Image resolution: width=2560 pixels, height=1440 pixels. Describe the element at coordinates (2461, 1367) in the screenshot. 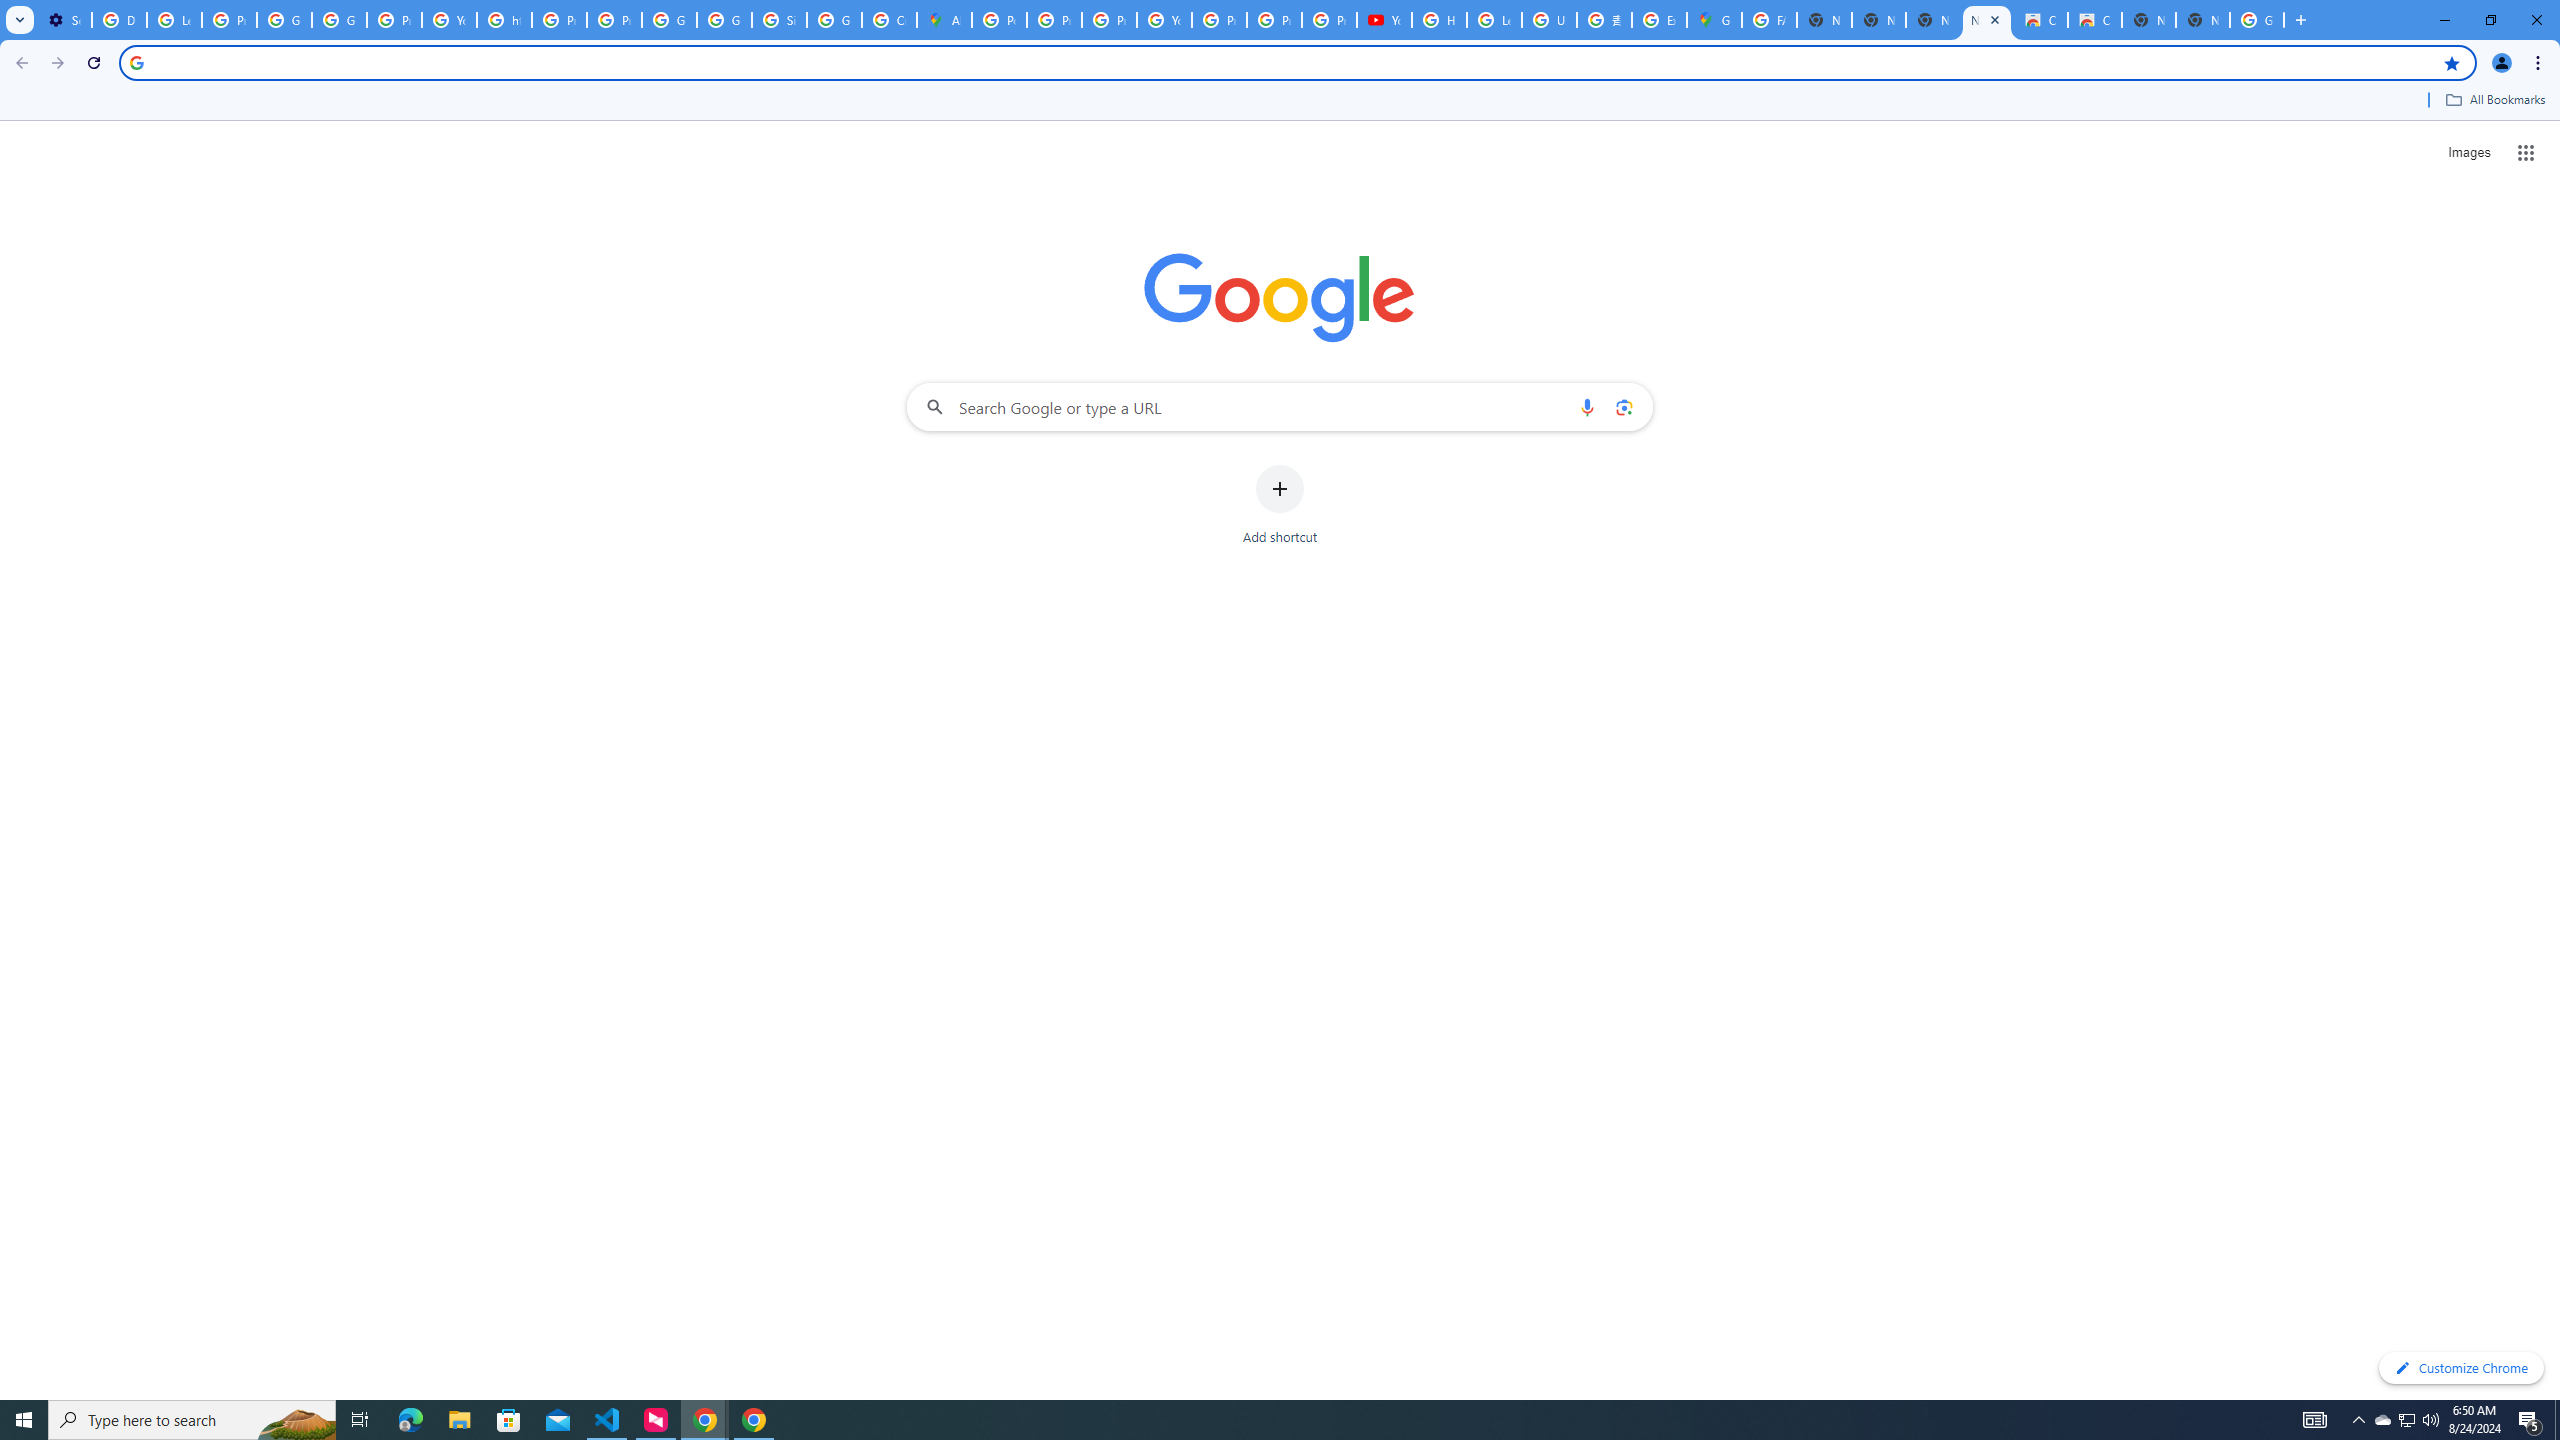

I see `'Customize Chrome'` at that location.